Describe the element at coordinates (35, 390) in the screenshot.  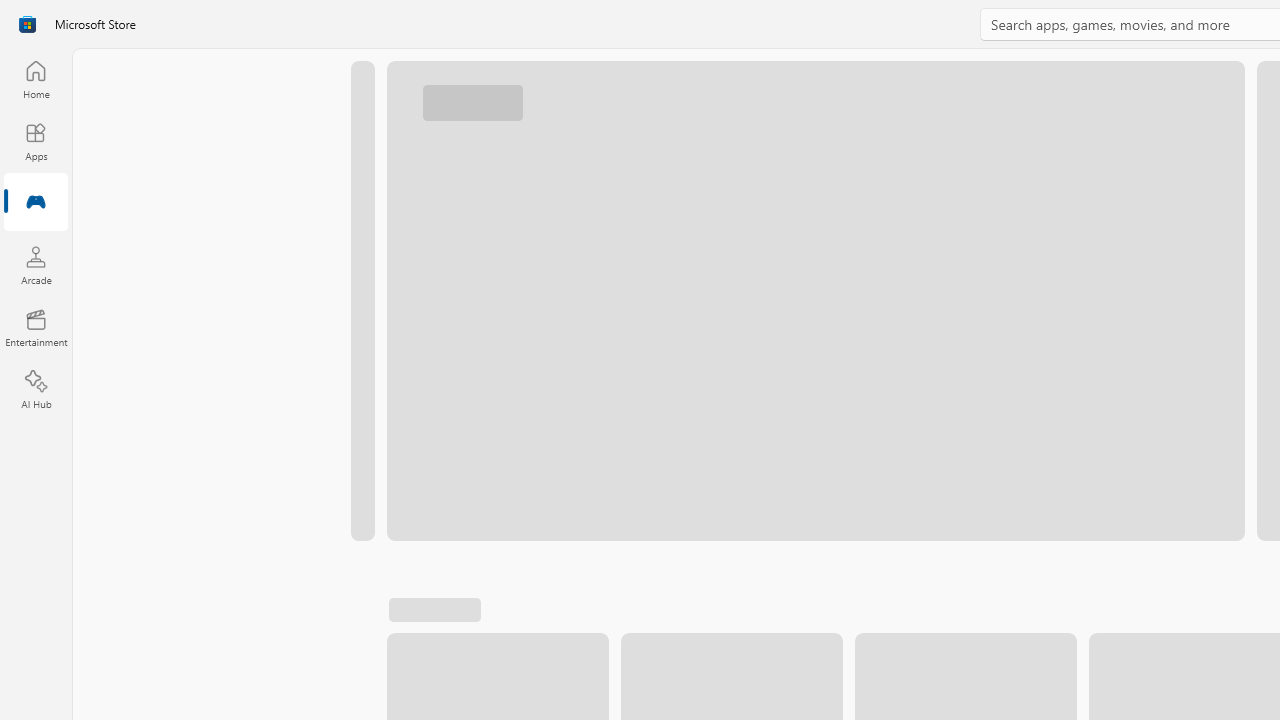
I see `'AI Hub'` at that location.